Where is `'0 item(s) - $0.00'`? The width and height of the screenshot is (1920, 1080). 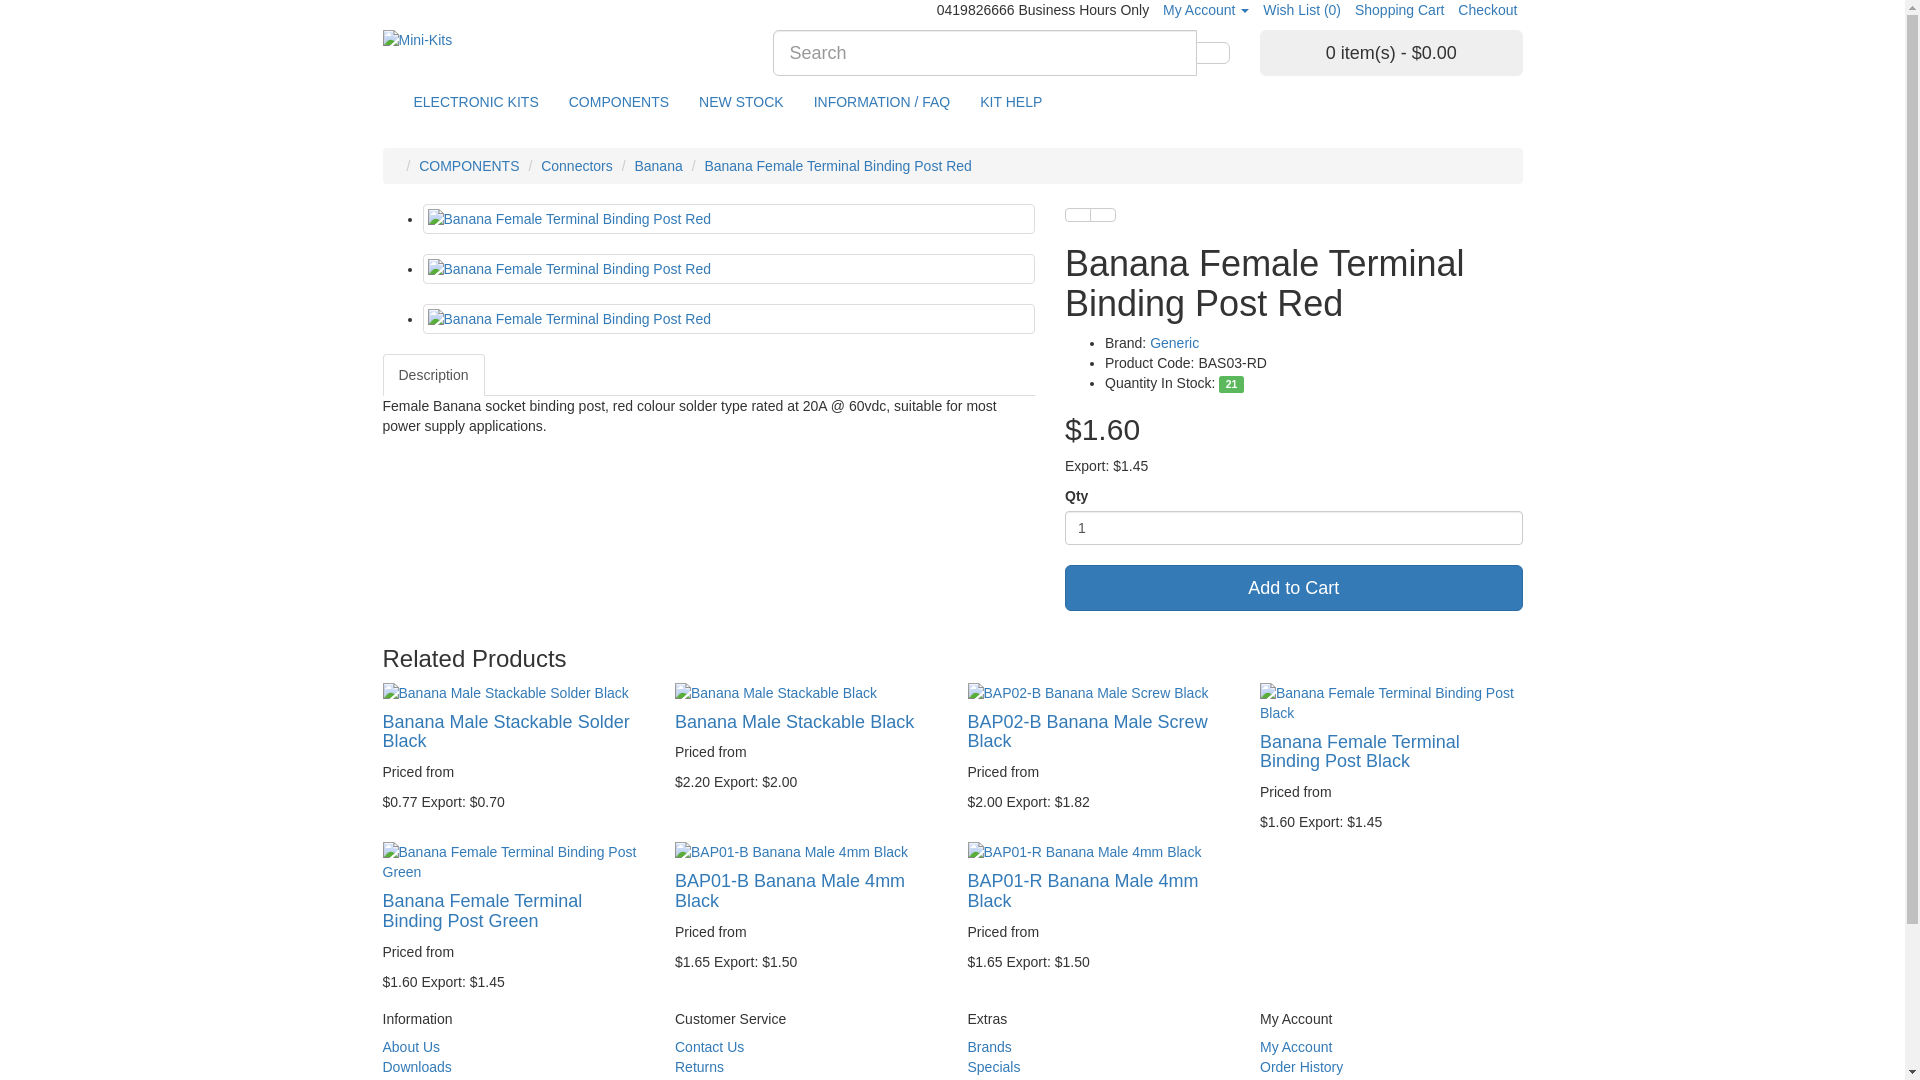 '0 item(s) - $0.00' is located at coordinates (1390, 52).